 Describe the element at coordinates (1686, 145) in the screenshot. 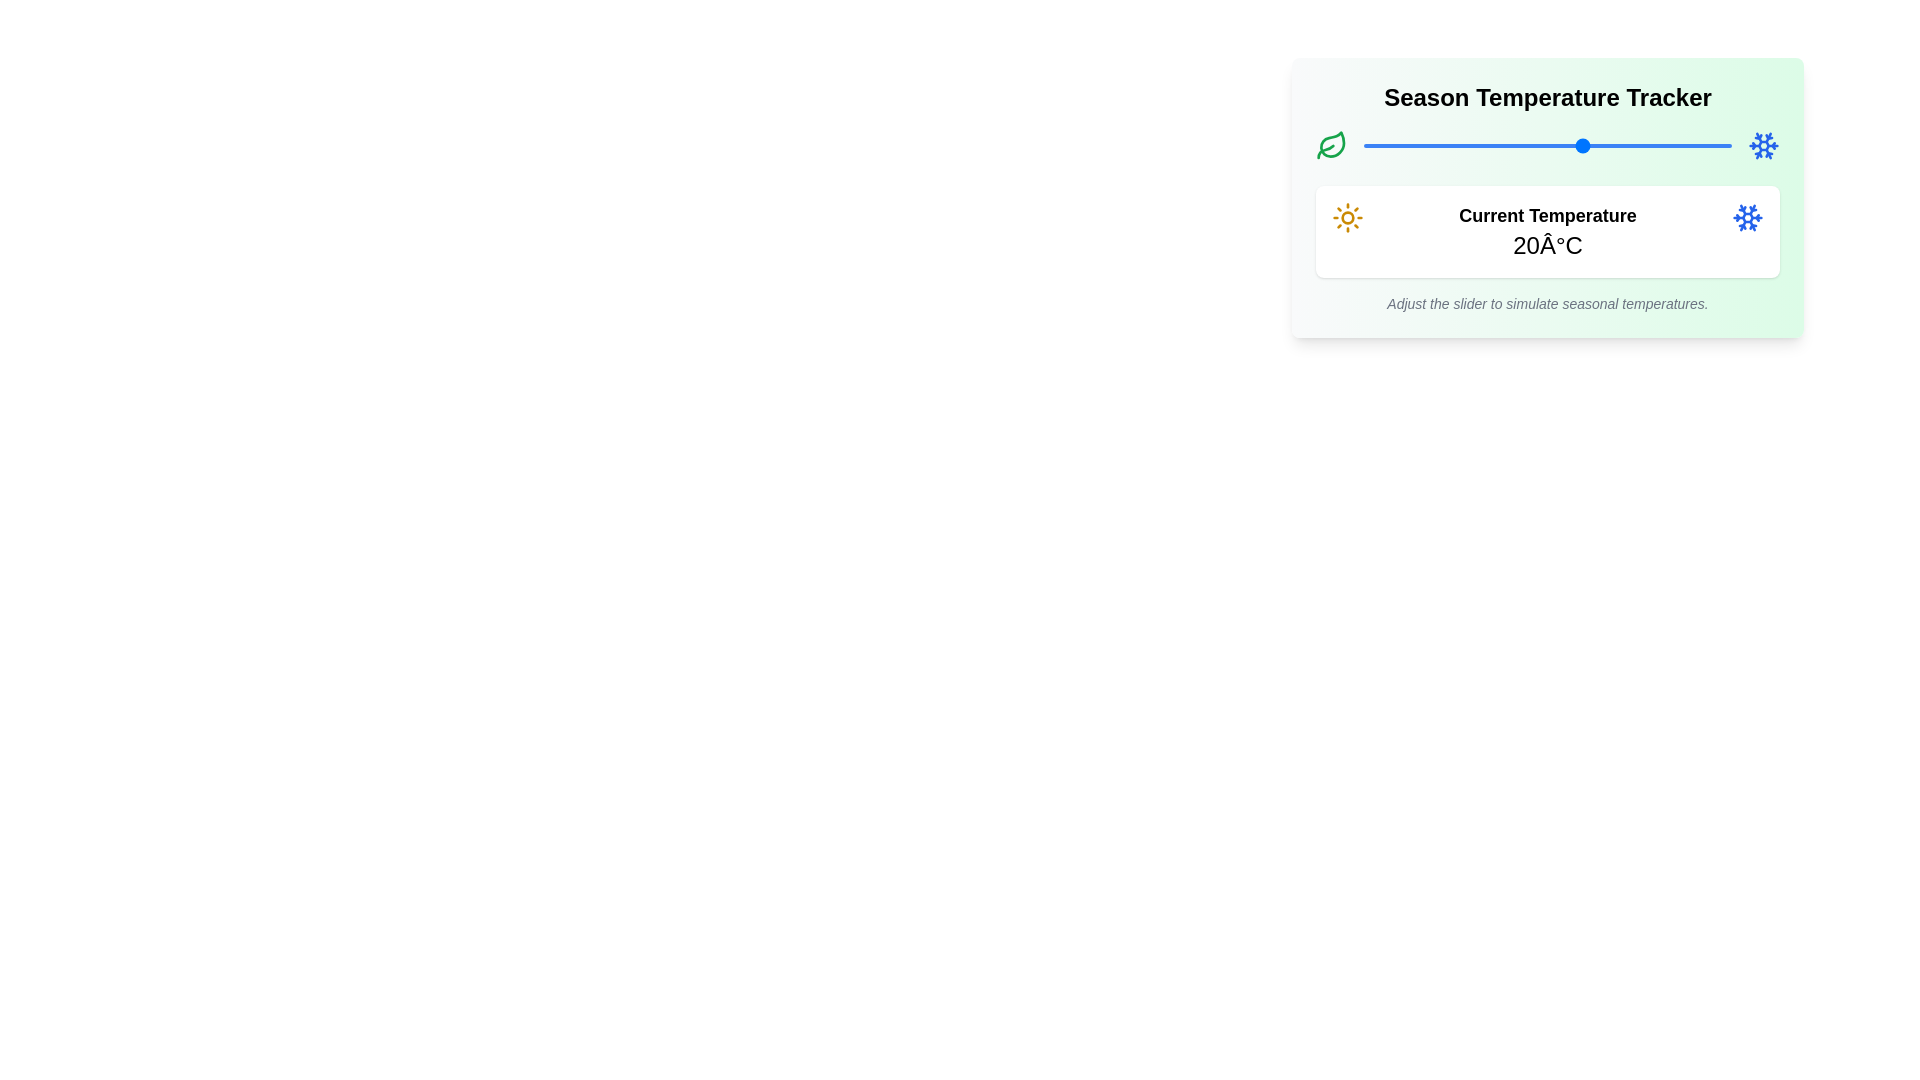

I see `the slider to set the temperature to 34°C` at that location.